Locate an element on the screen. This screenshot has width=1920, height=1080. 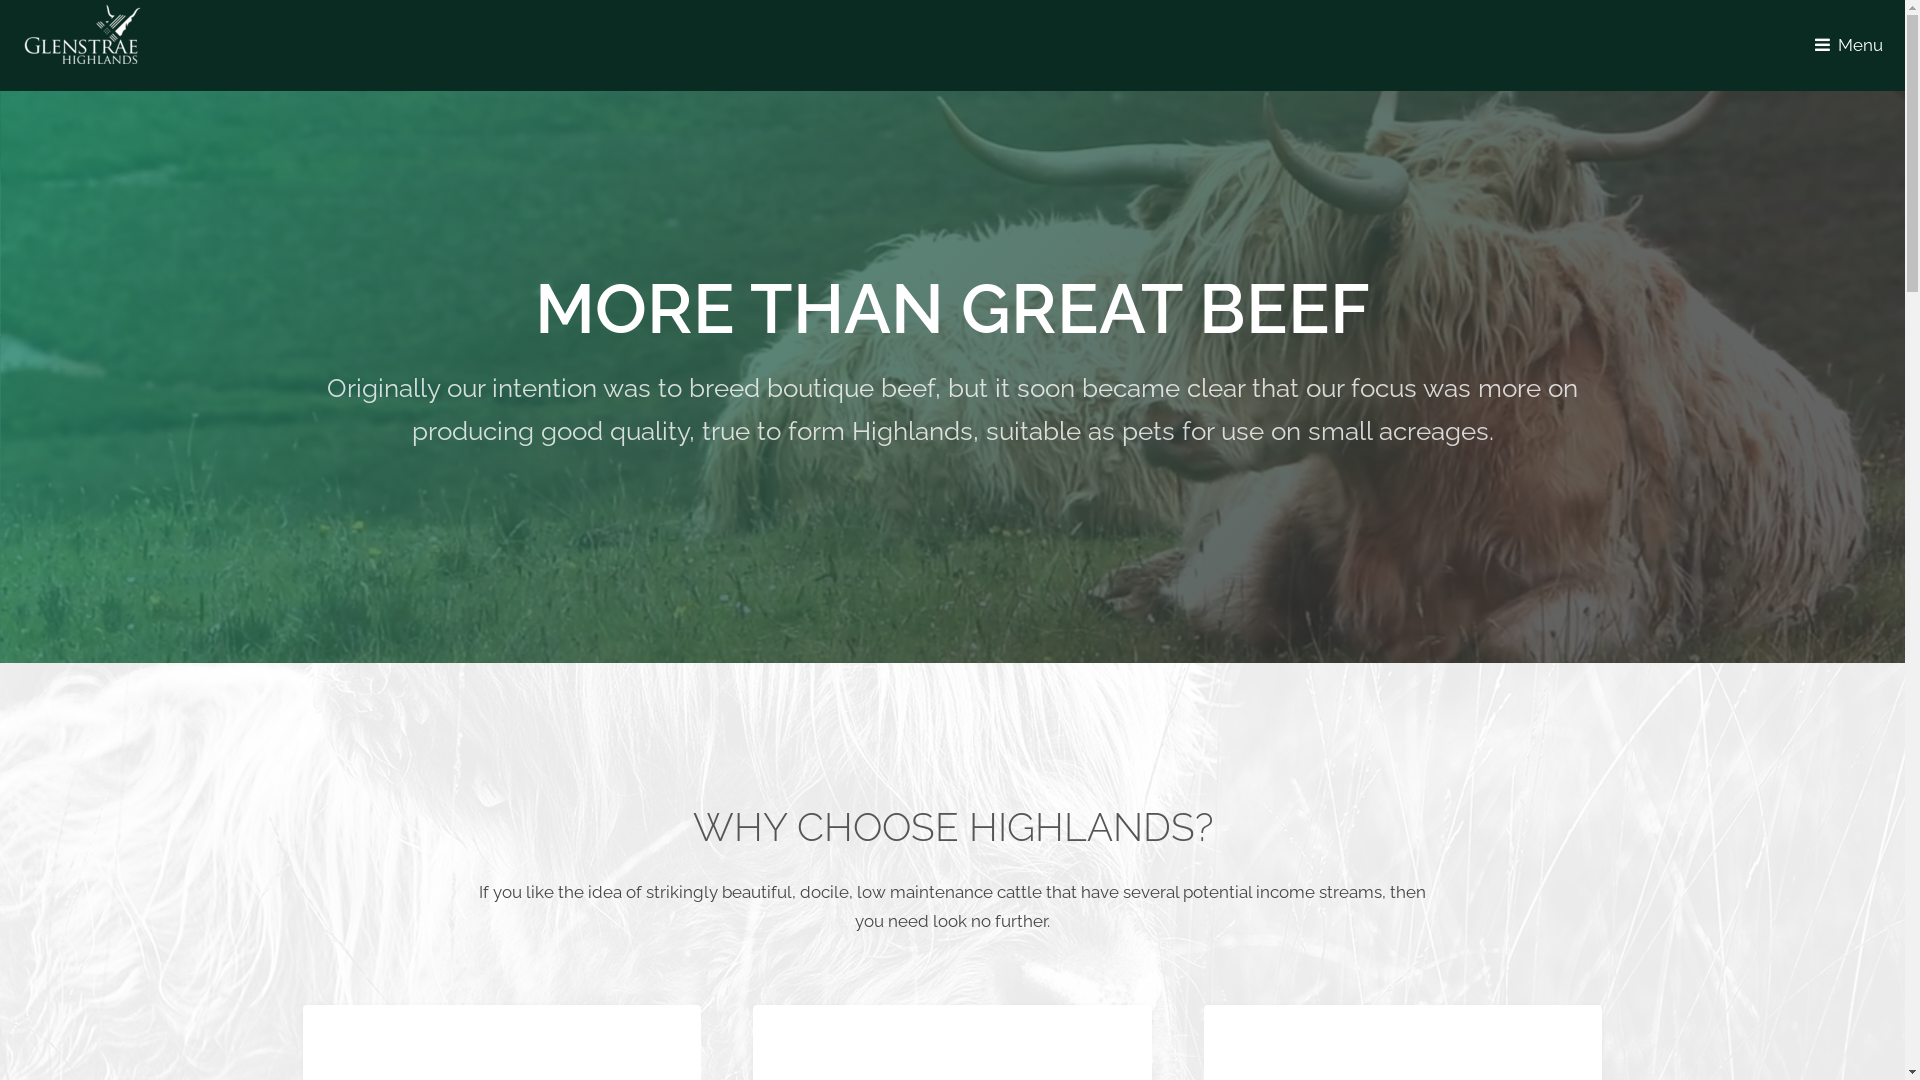
'Menu' is located at coordinates (1852, 45).